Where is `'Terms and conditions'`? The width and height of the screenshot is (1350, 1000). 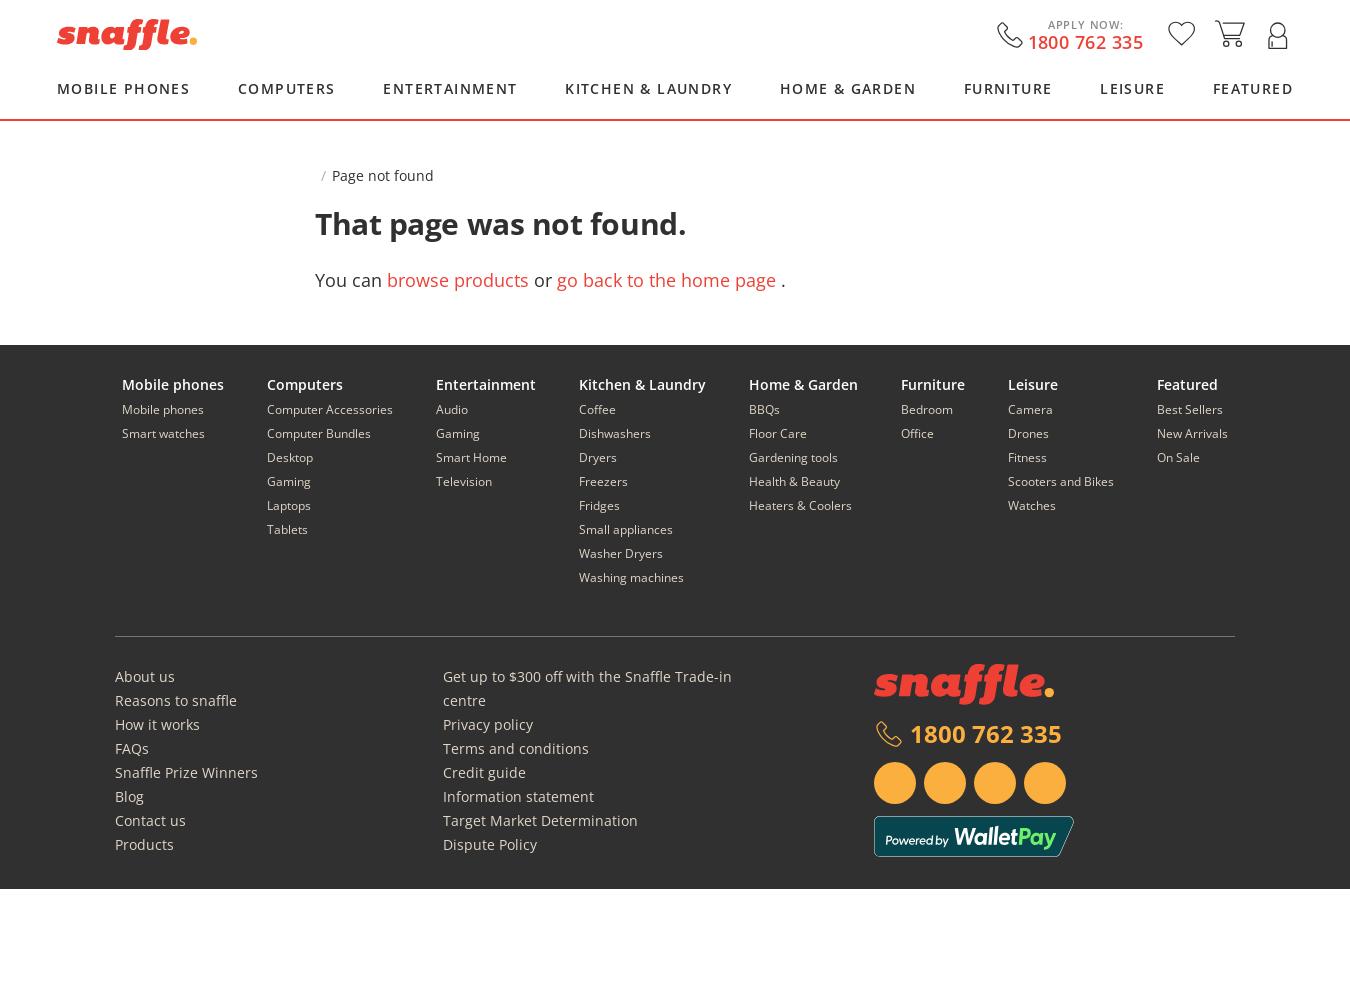
'Terms and conditions' is located at coordinates (514, 747).